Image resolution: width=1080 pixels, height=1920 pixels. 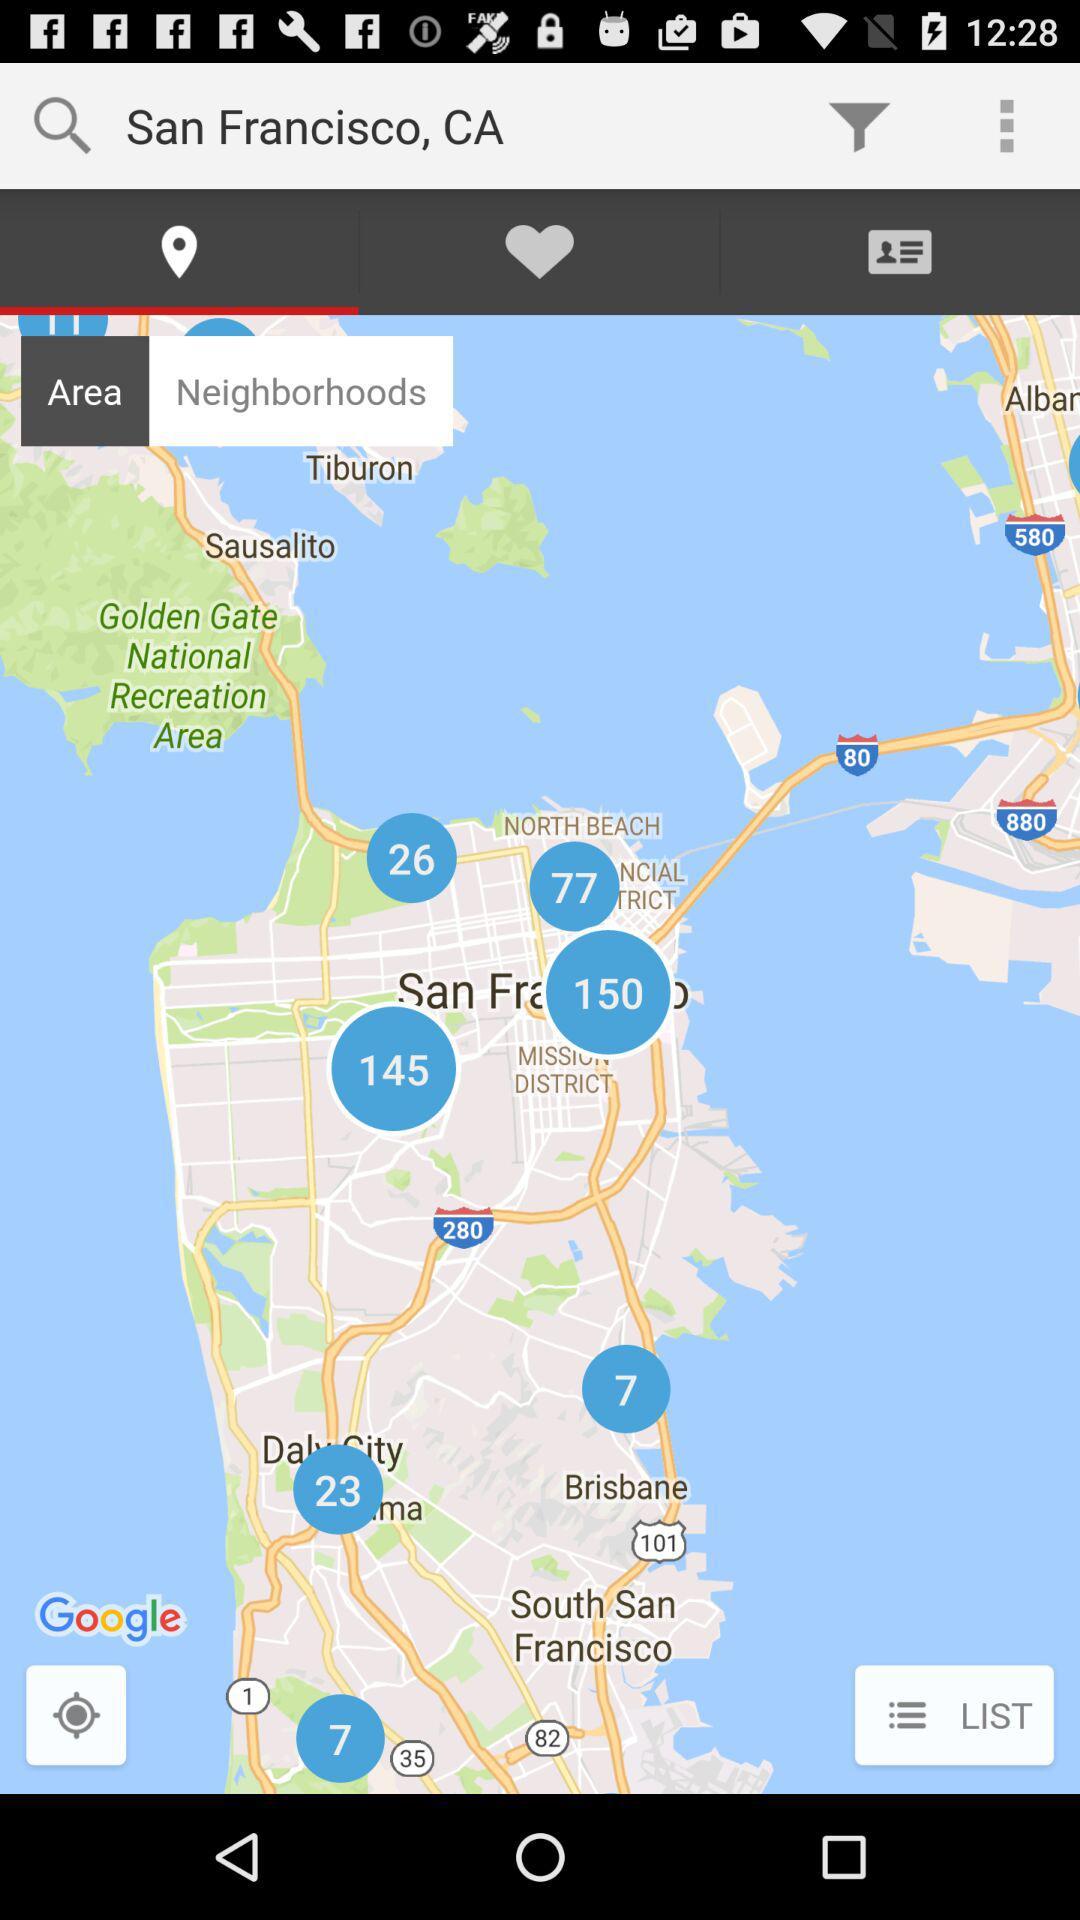 What do you see at coordinates (301, 391) in the screenshot?
I see `neighborhoods icon` at bounding box center [301, 391].